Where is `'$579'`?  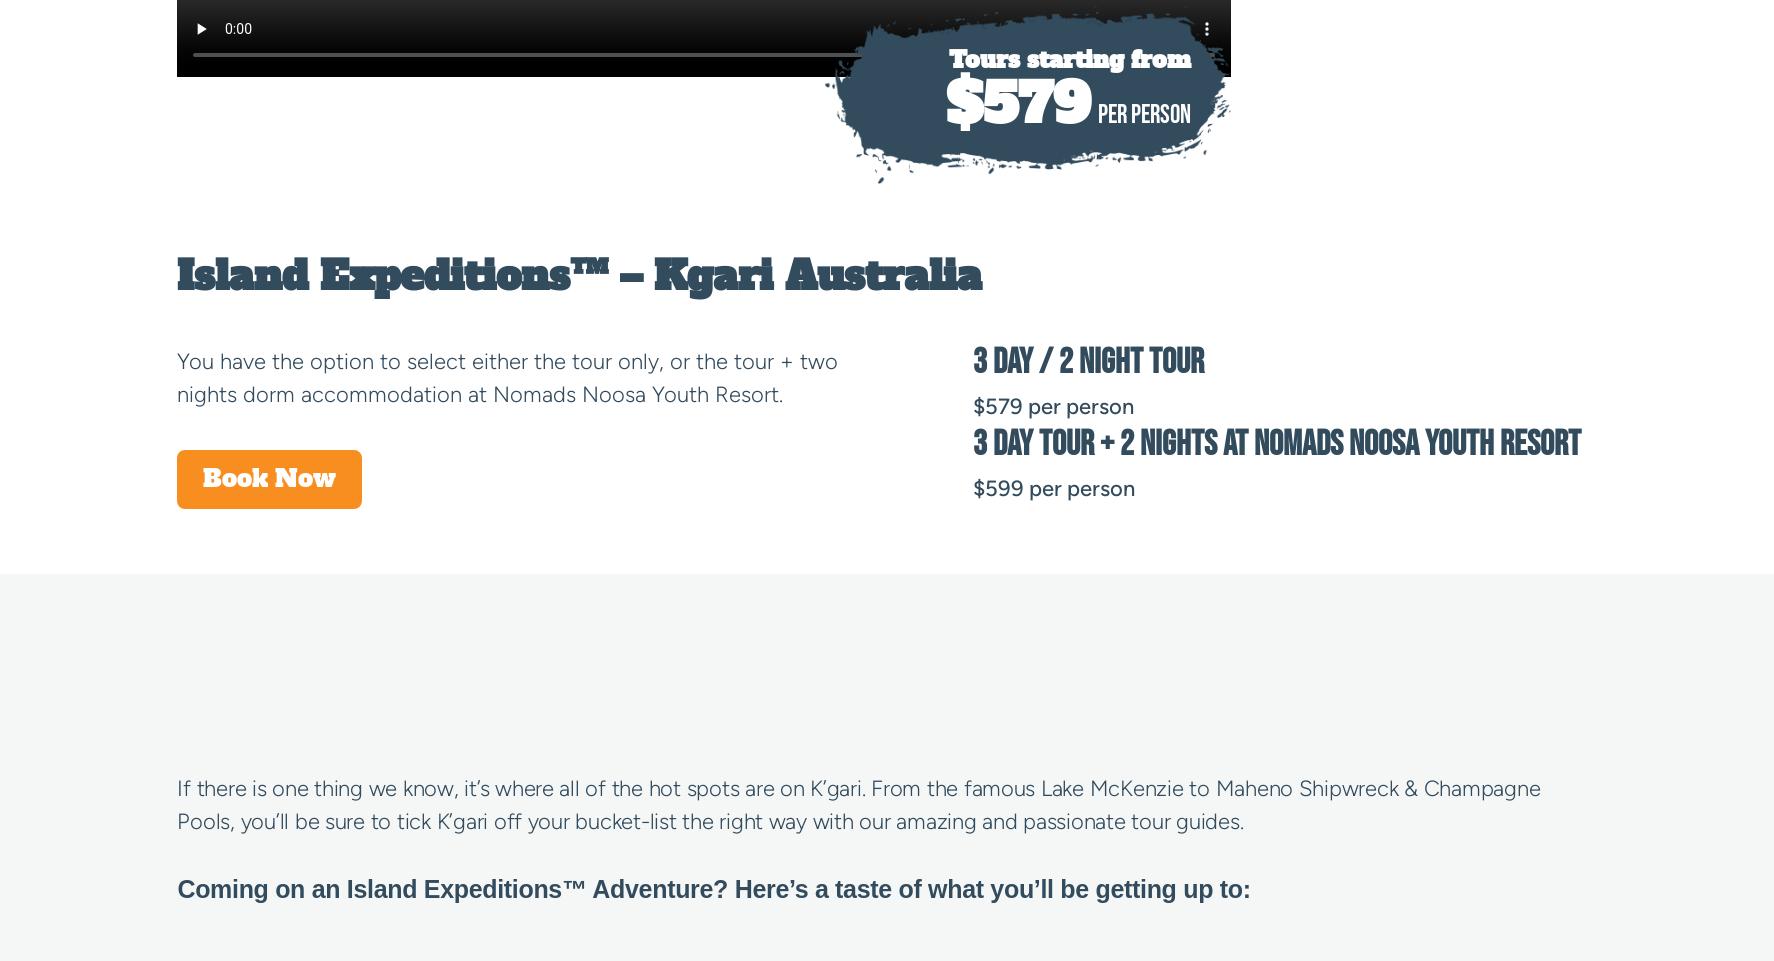 '$579' is located at coordinates (945, 103).